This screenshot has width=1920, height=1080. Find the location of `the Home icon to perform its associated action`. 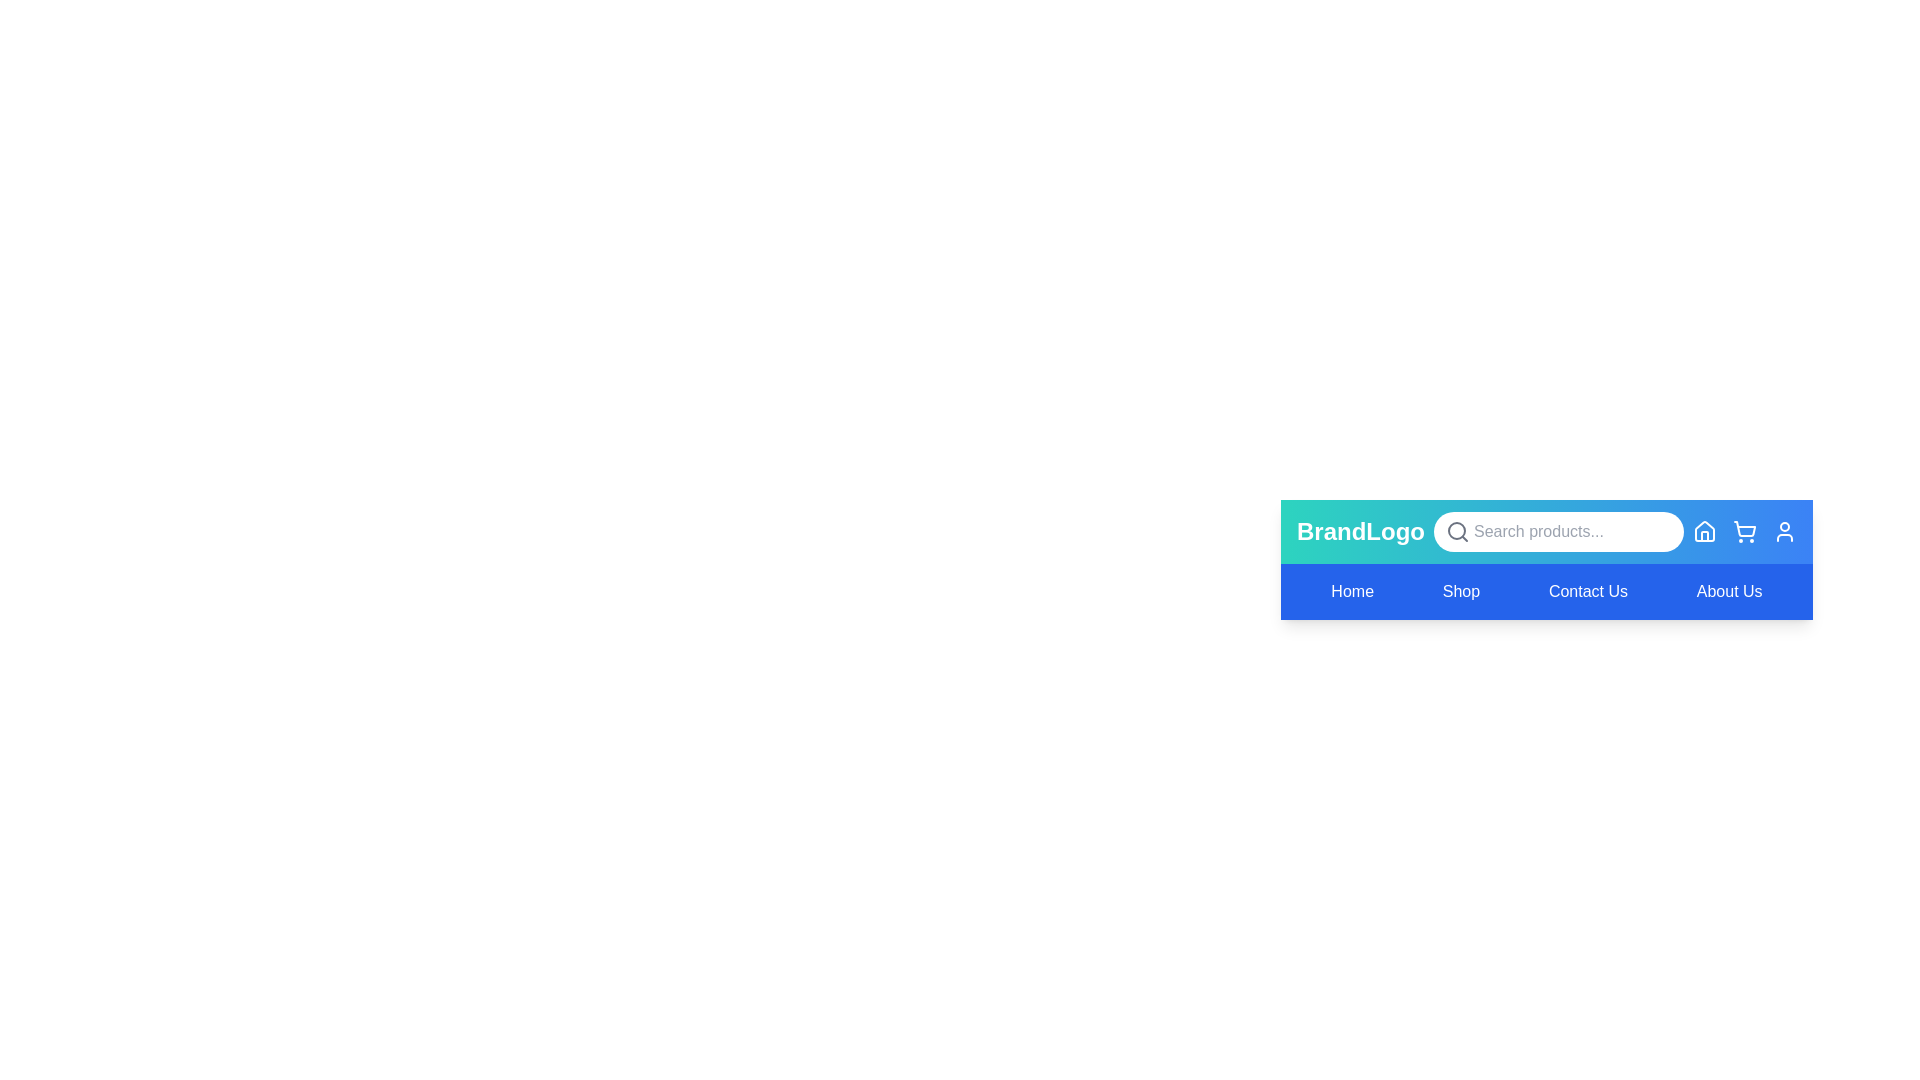

the Home icon to perform its associated action is located at coordinates (1703, 531).